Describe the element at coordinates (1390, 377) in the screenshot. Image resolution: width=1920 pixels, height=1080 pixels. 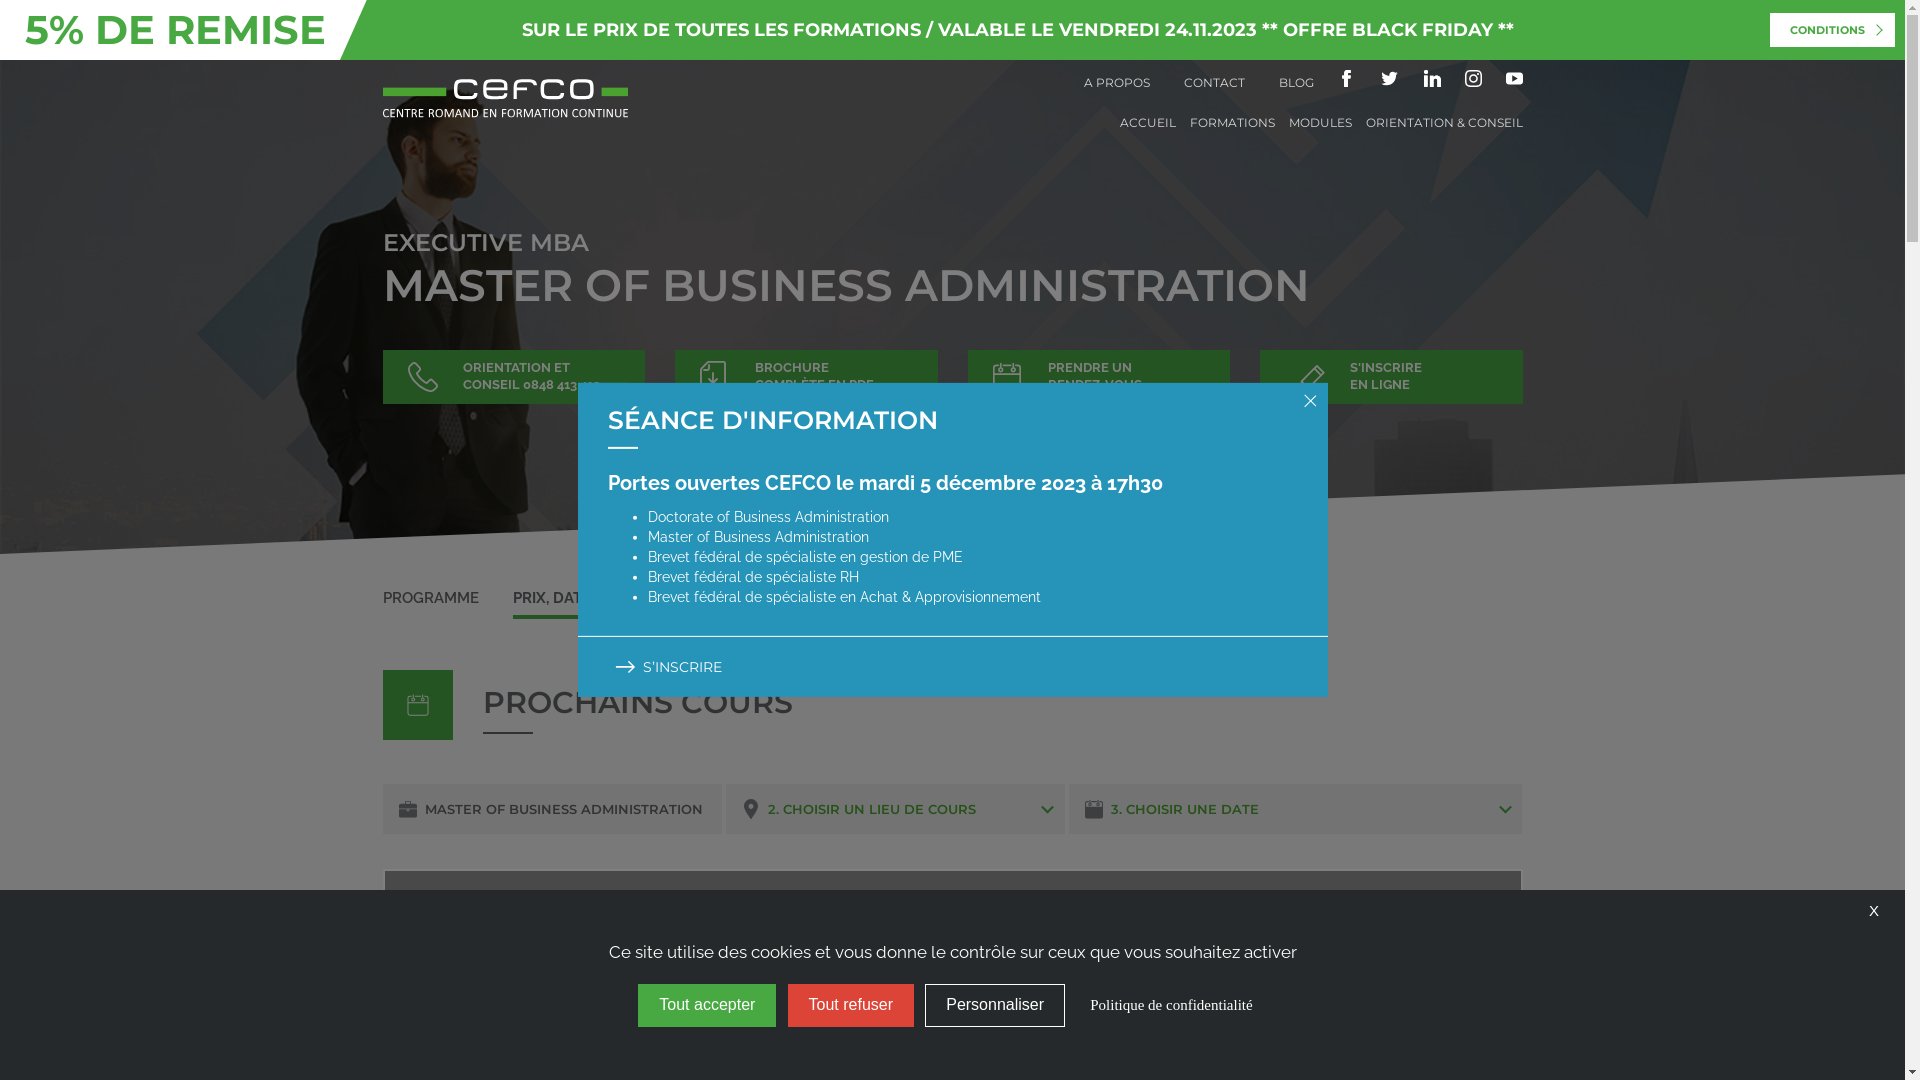
I see `'S'INSCRIRE` at that location.